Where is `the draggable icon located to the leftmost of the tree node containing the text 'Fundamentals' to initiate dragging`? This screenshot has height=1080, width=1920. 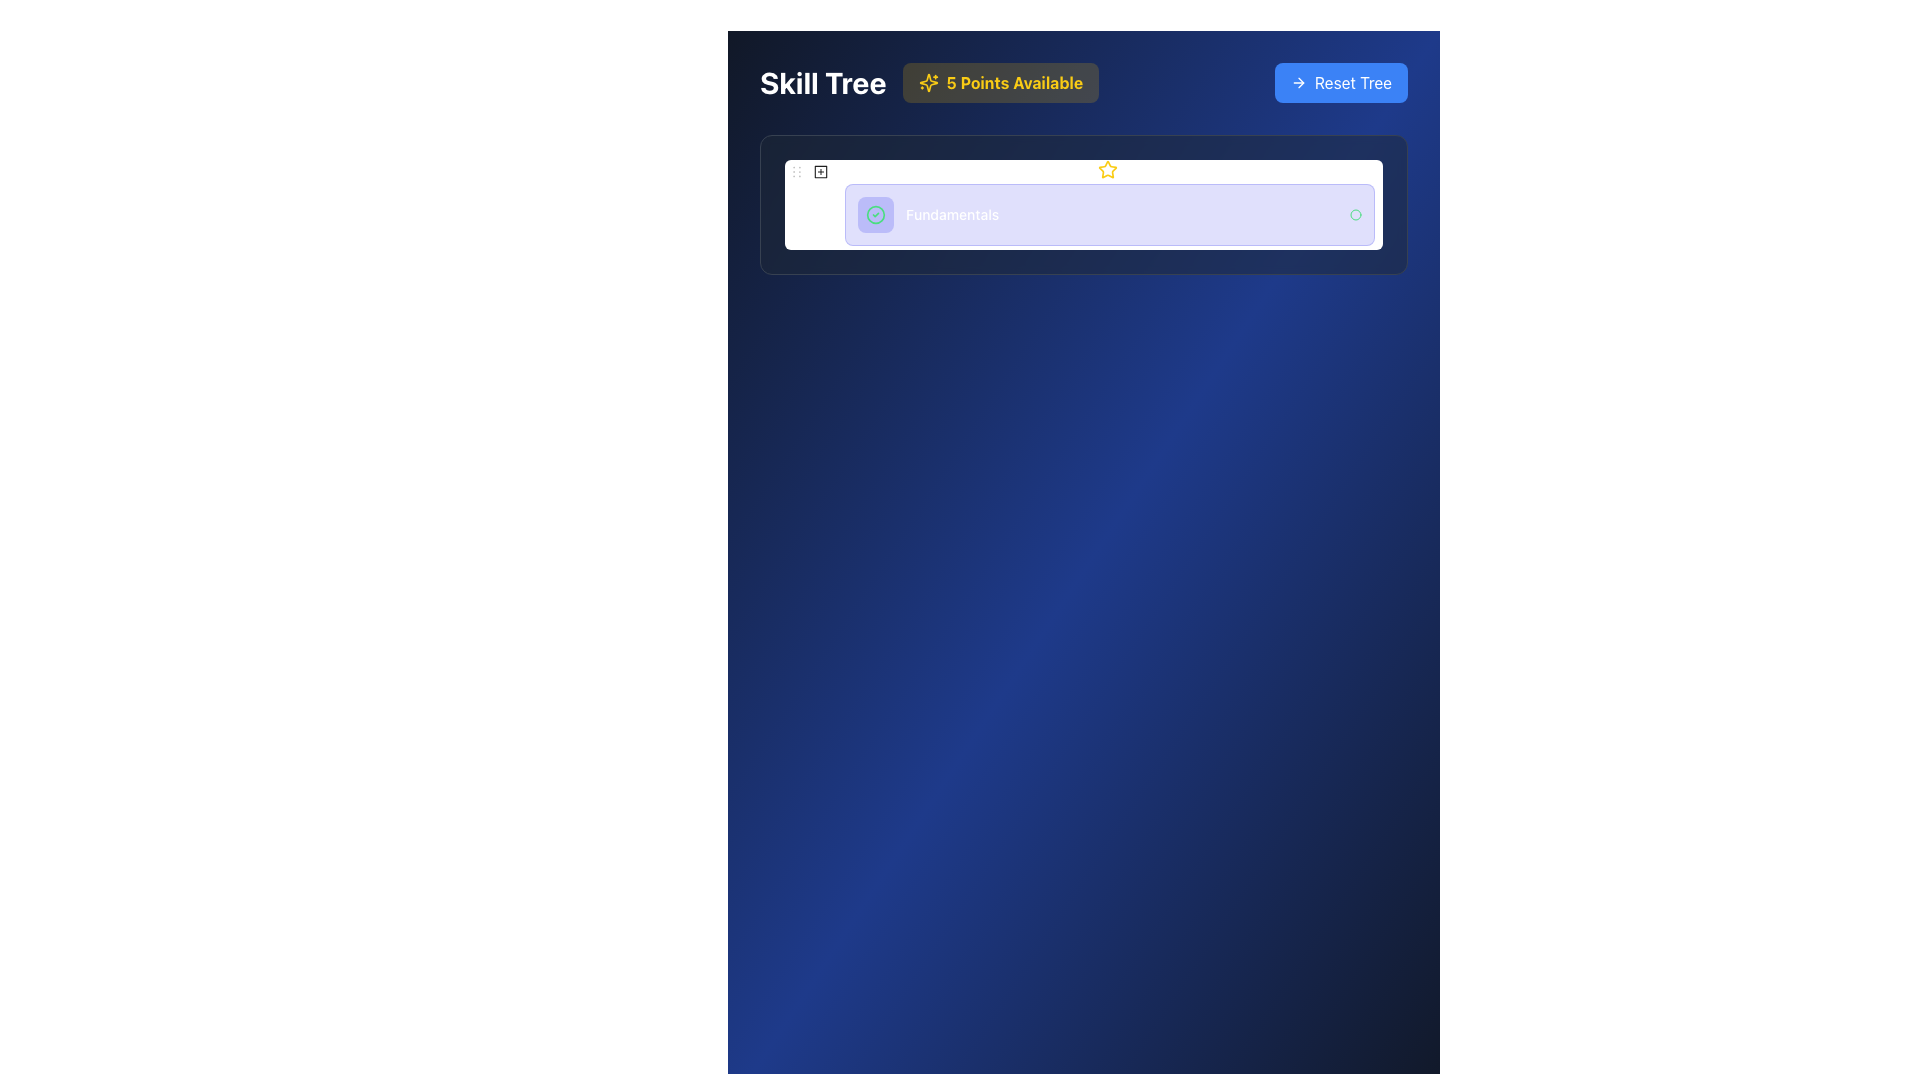
the draggable icon located to the leftmost of the tree node containing the text 'Fundamentals' to initiate dragging is located at coordinates (795, 171).